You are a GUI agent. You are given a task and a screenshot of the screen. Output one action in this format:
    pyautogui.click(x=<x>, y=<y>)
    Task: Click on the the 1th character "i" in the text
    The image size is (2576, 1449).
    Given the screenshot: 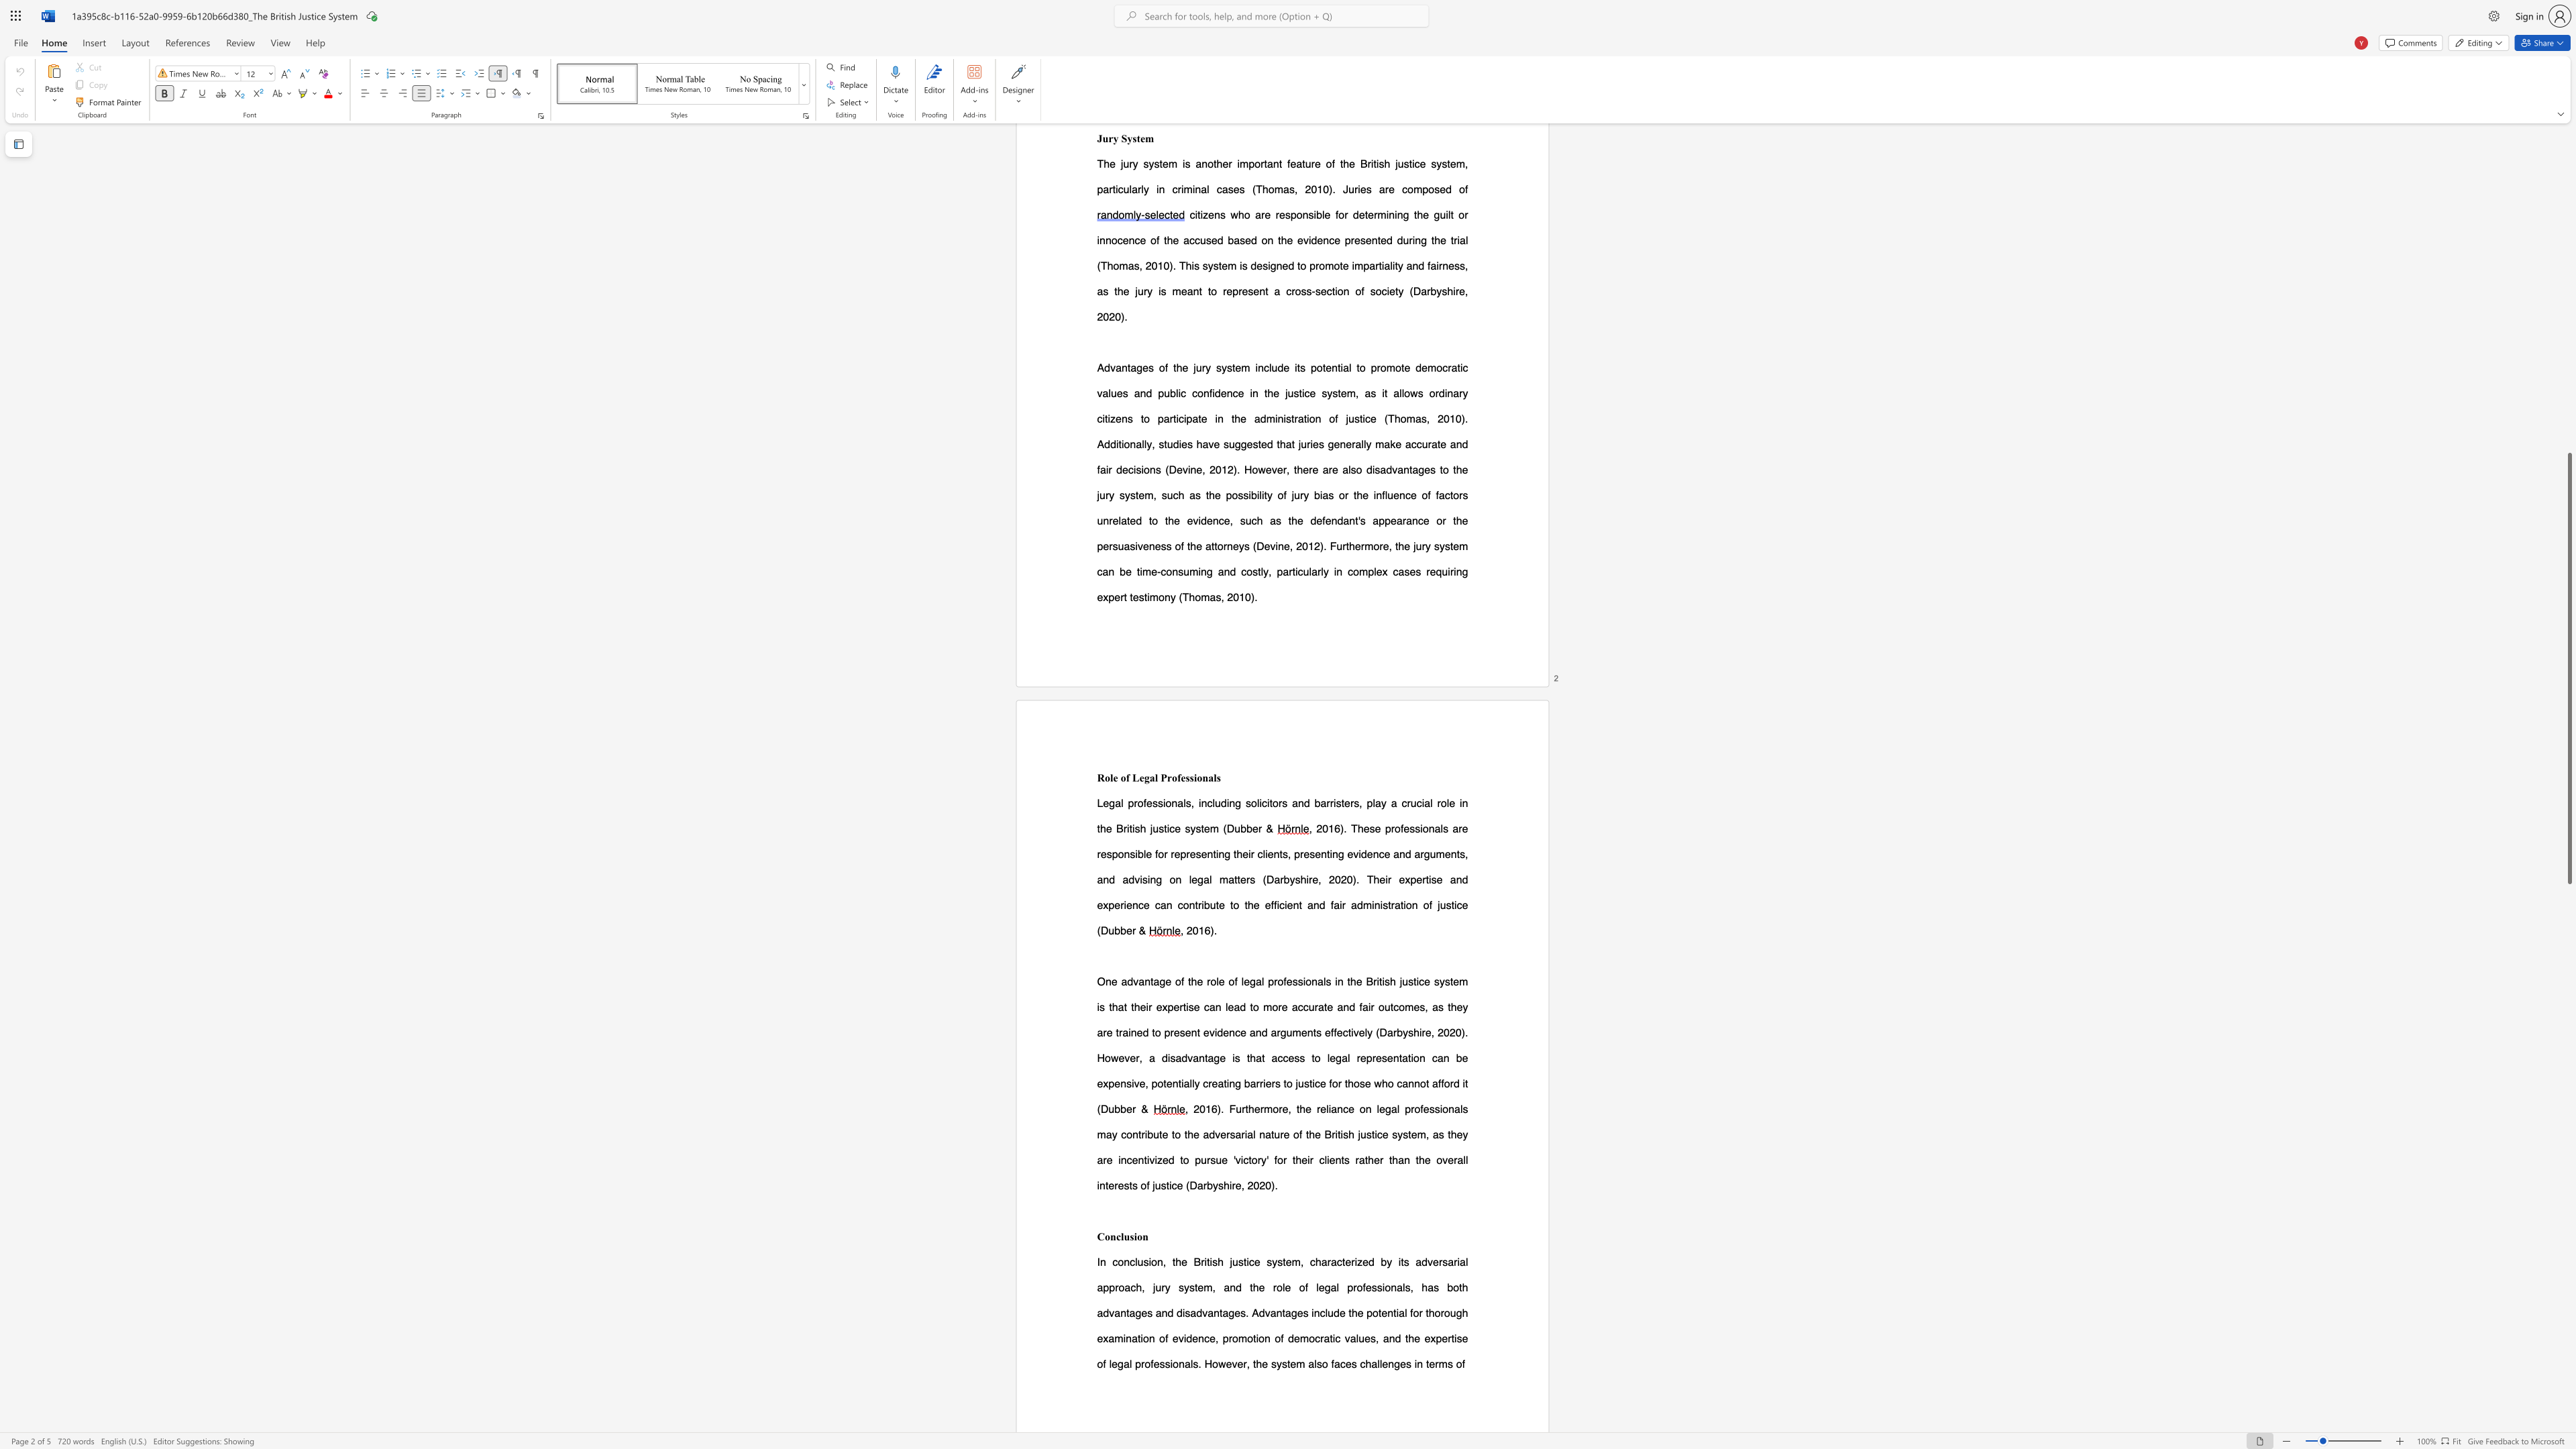 What is the action you would take?
    pyautogui.click(x=1134, y=1235)
    